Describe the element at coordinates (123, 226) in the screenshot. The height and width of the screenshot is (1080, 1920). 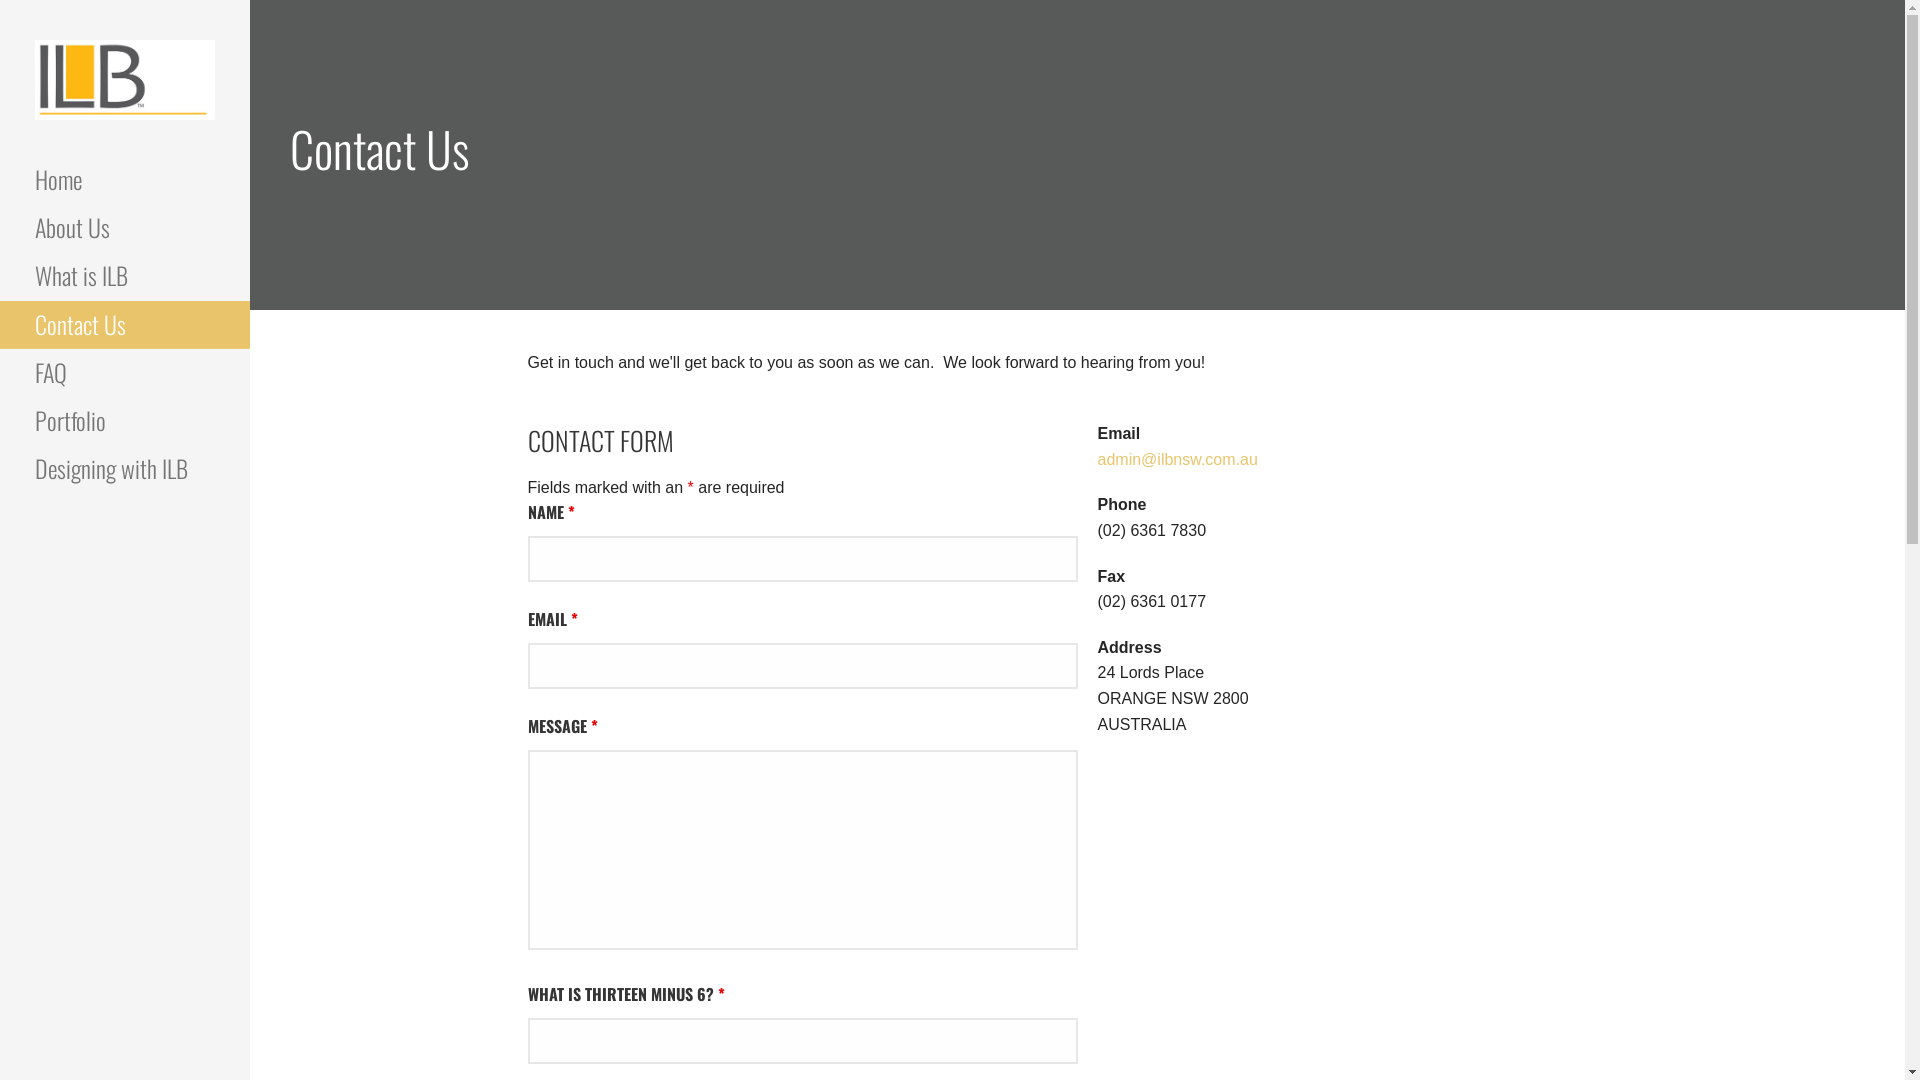
I see `'About Us'` at that location.